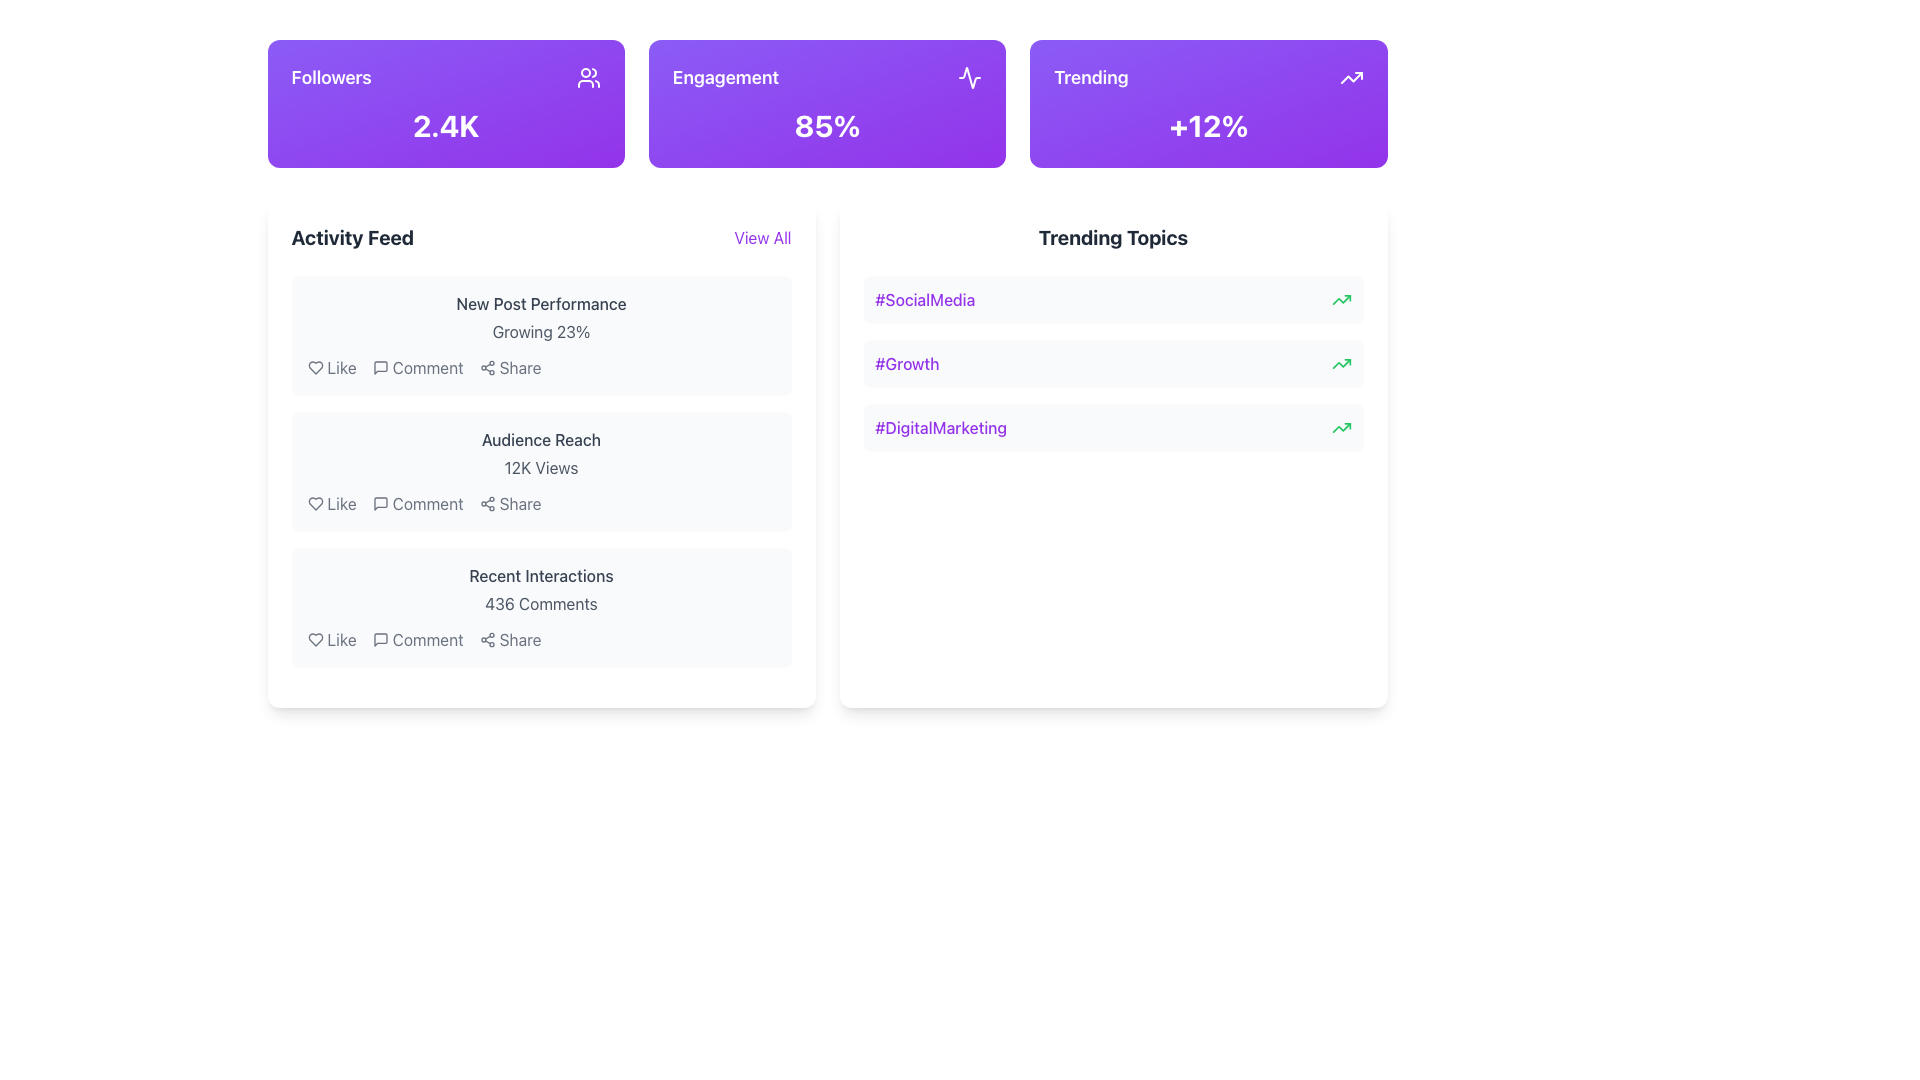 This screenshot has width=1920, height=1080. I want to click on the second hashtag in the 'Trending Topics' list, which is located beneath '#SocialMedia' and above '#DigitalMarketing', so click(906, 363).